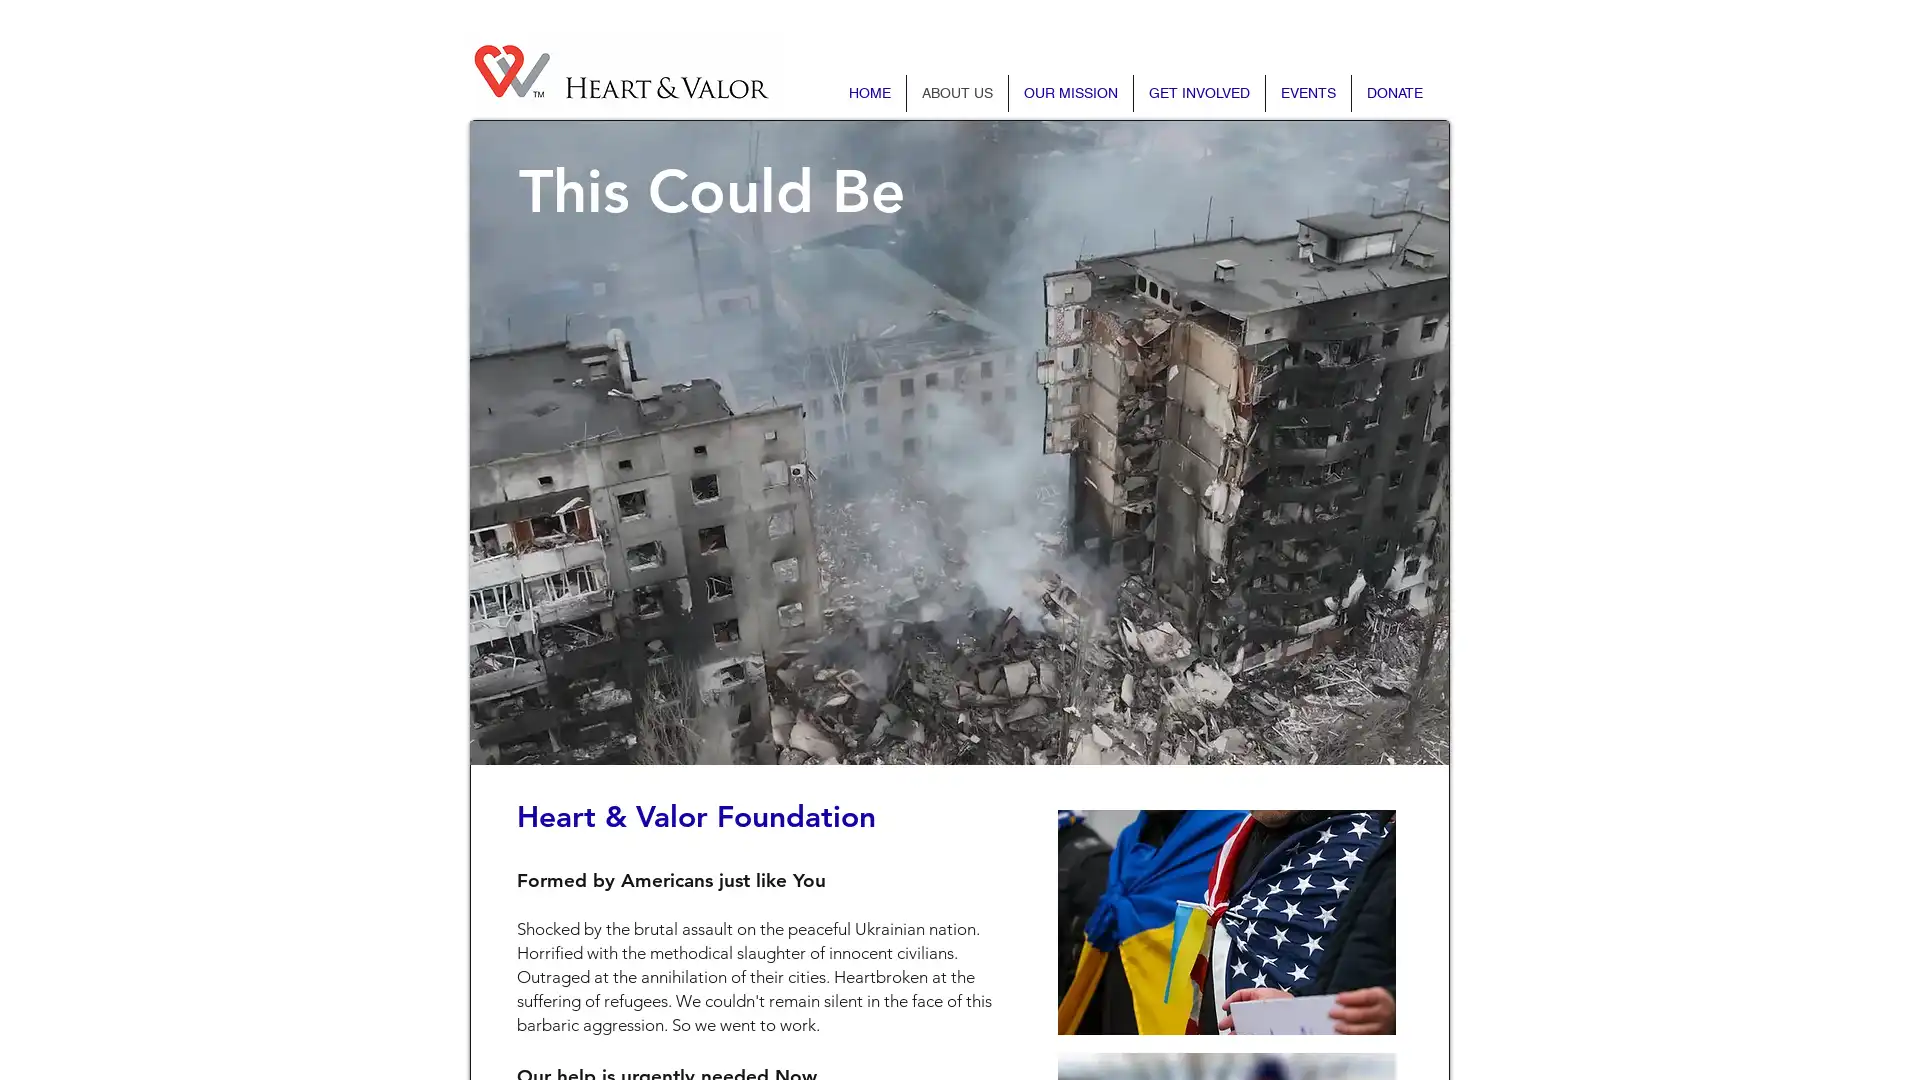 The image size is (1920, 1080). I want to click on Previous, so click(541, 441).